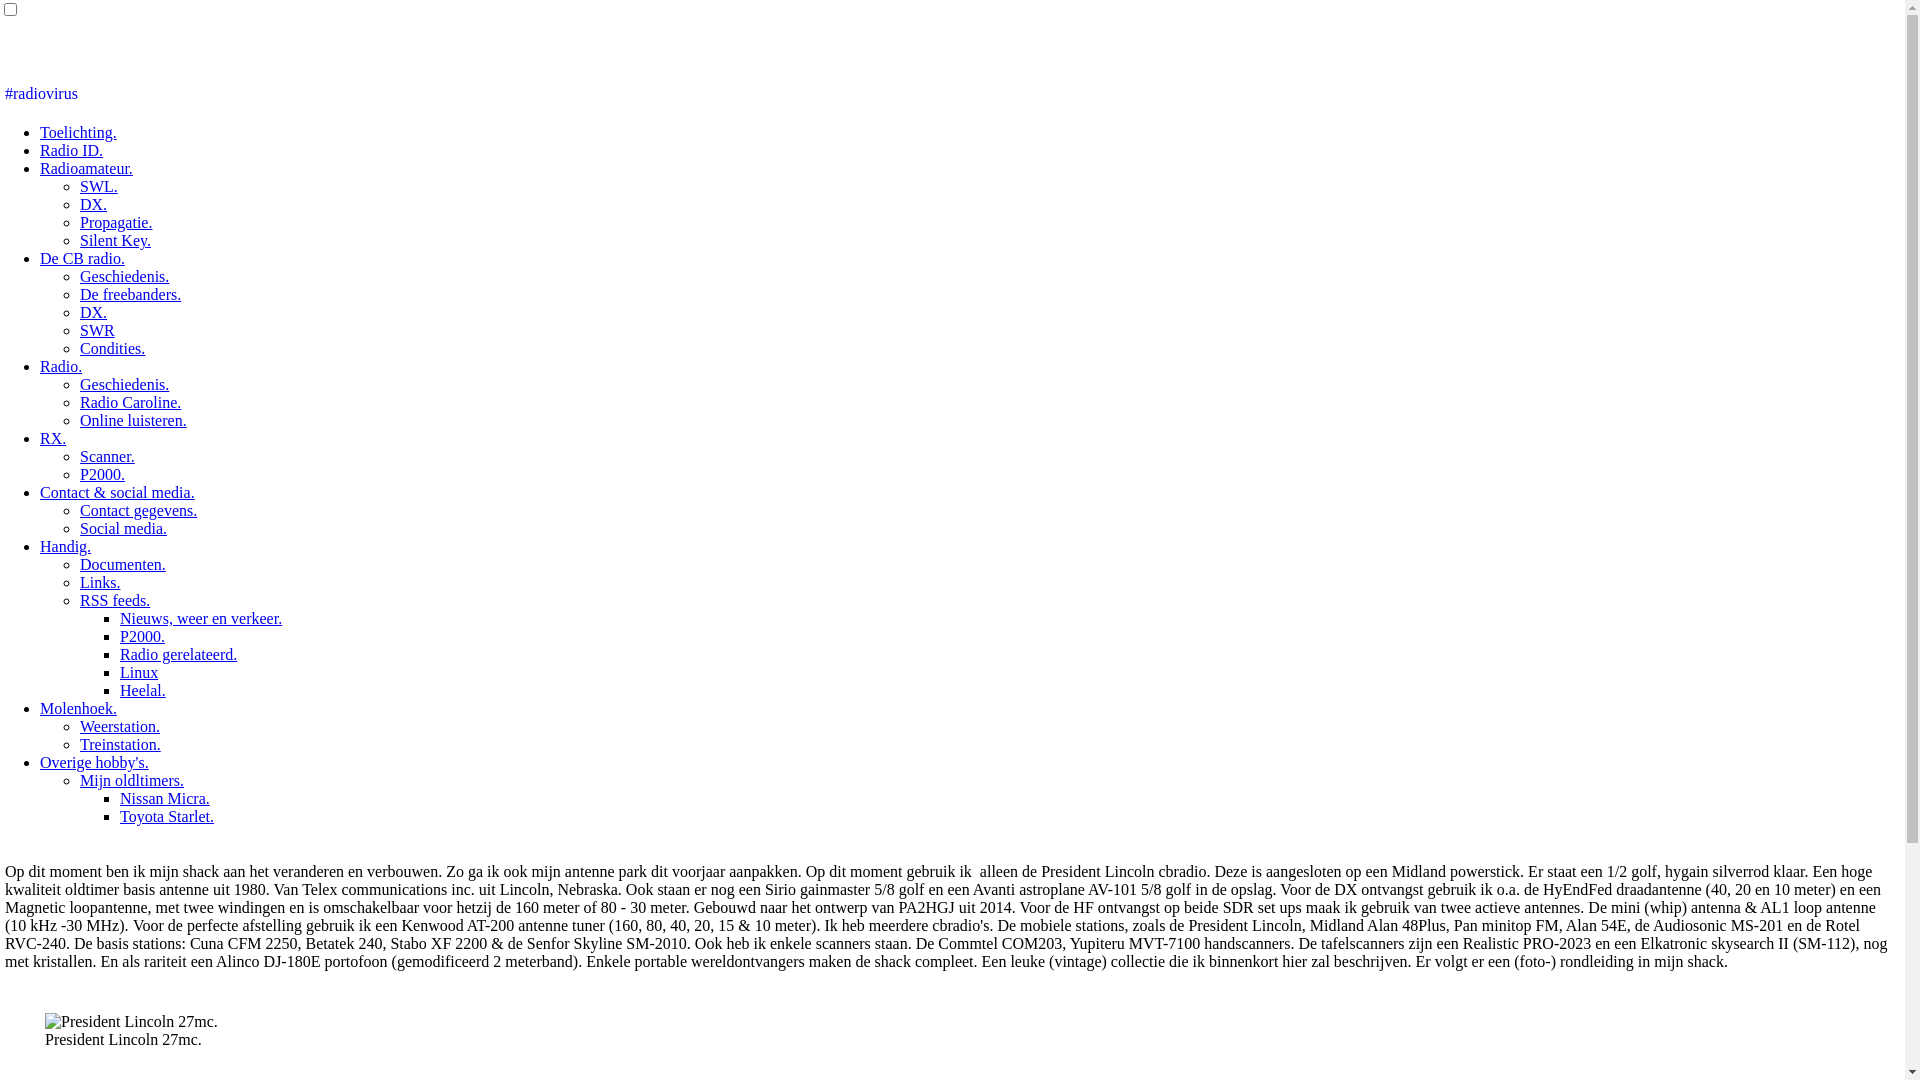  What do you see at coordinates (132, 419) in the screenshot?
I see `'Online luisteren.'` at bounding box center [132, 419].